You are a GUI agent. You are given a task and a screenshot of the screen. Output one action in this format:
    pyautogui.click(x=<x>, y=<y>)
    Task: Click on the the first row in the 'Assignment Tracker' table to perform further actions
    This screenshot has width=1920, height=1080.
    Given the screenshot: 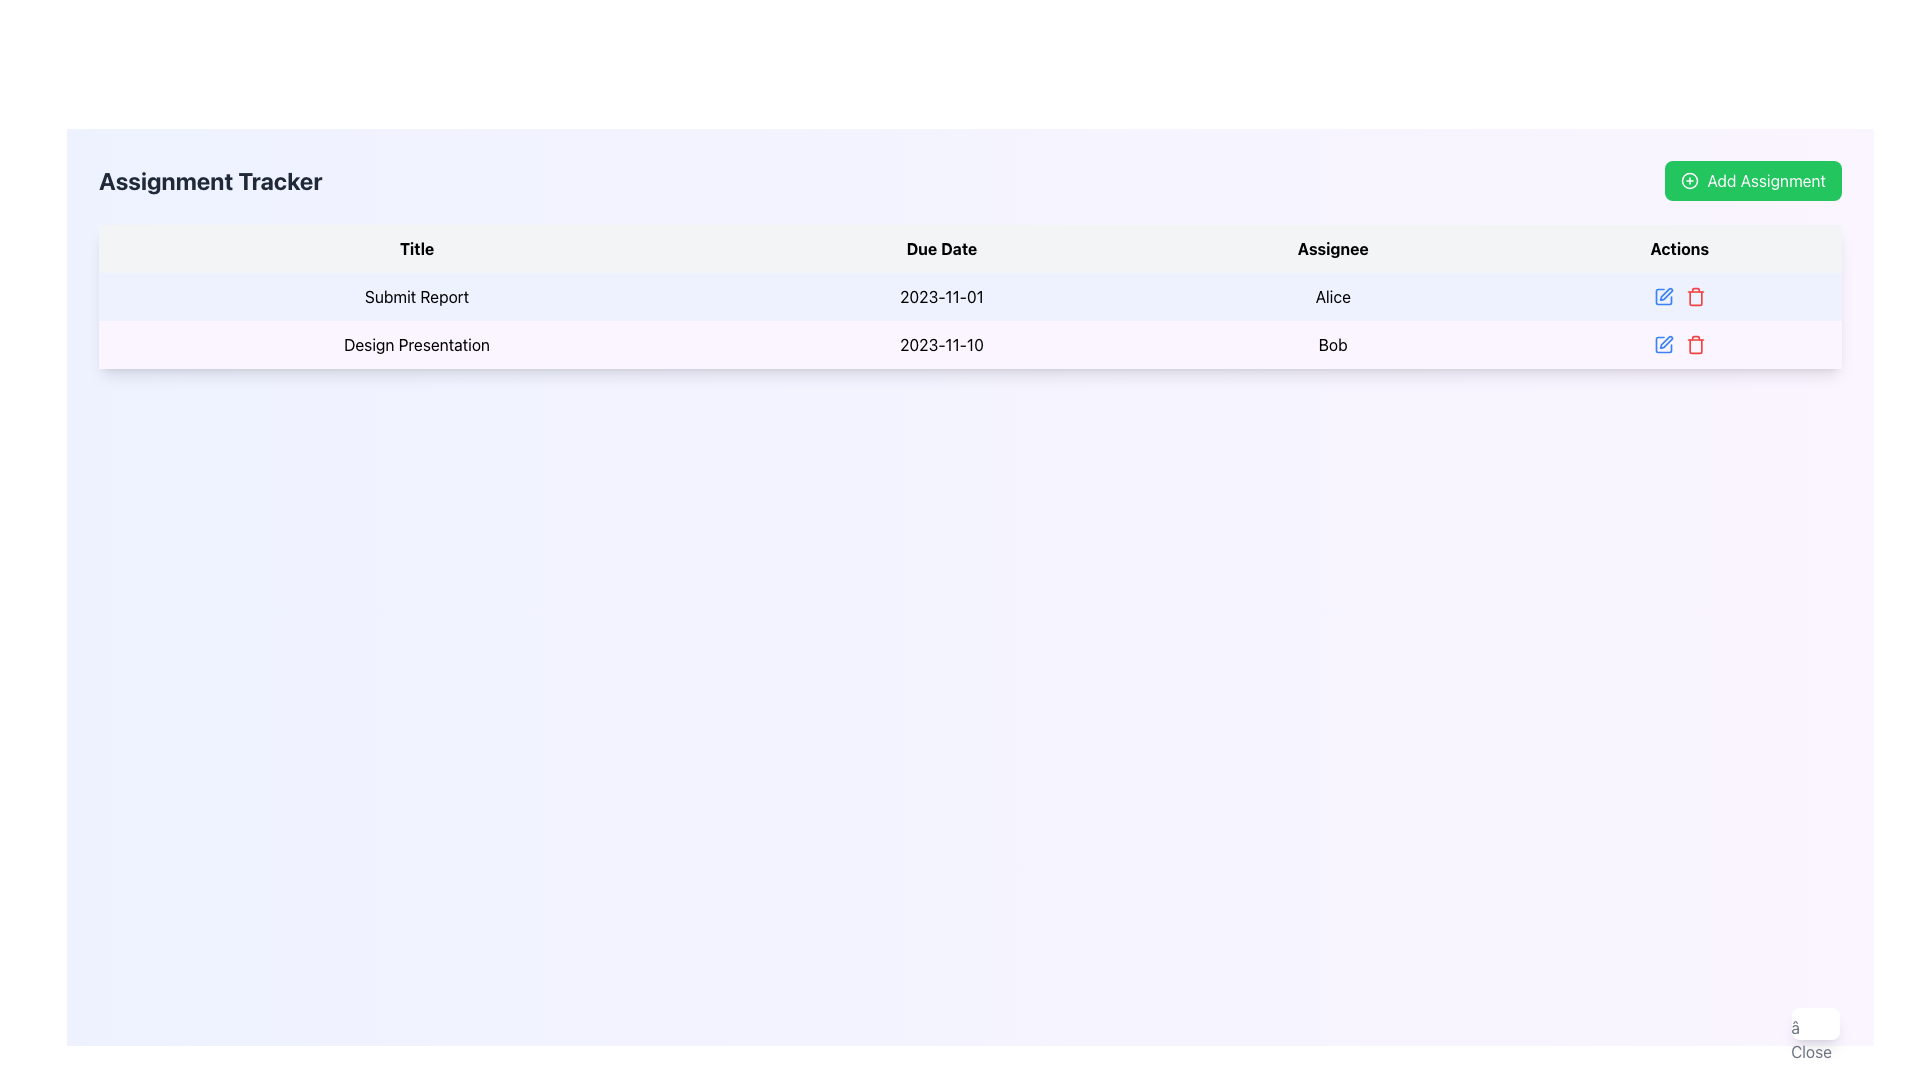 What is the action you would take?
    pyautogui.click(x=970, y=297)
    